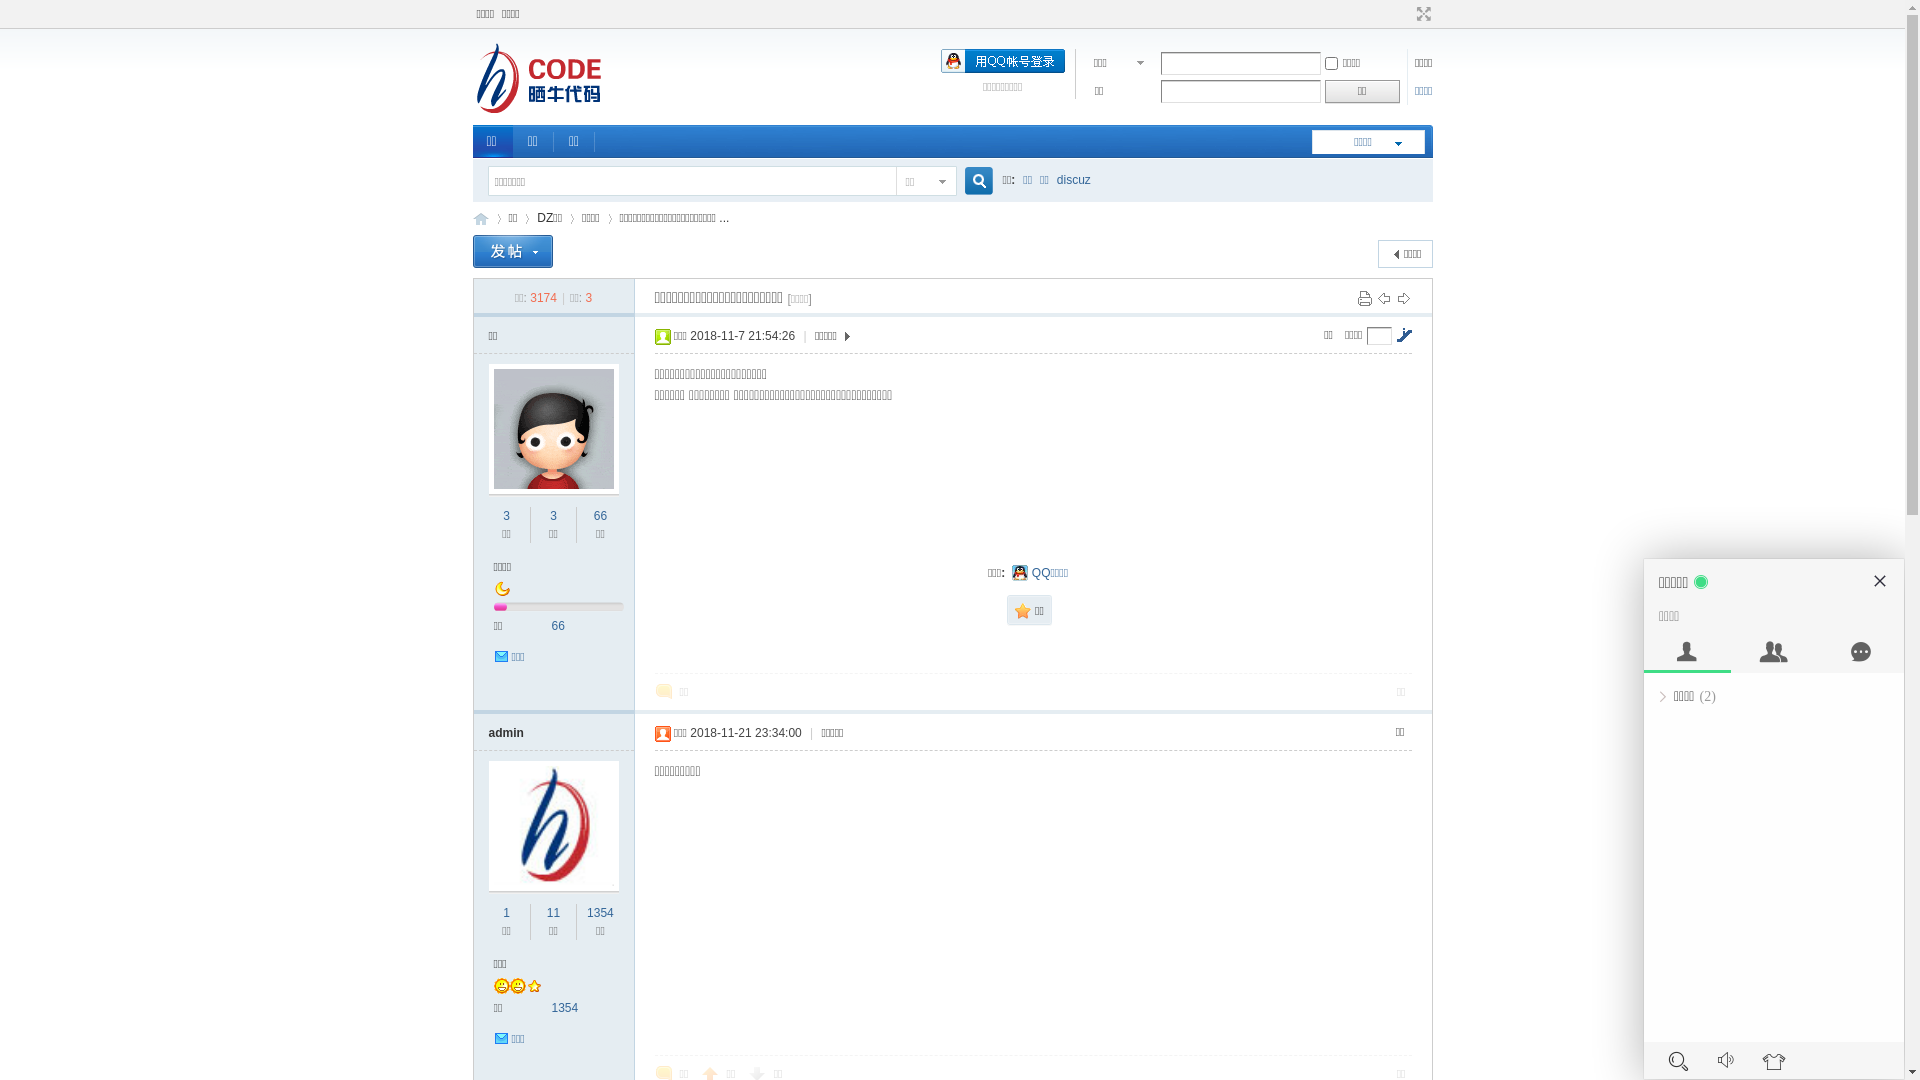  What do you see at coordinates (970, 181) in the screenshot?
I see `'true'` at bounding box center [970, 181].